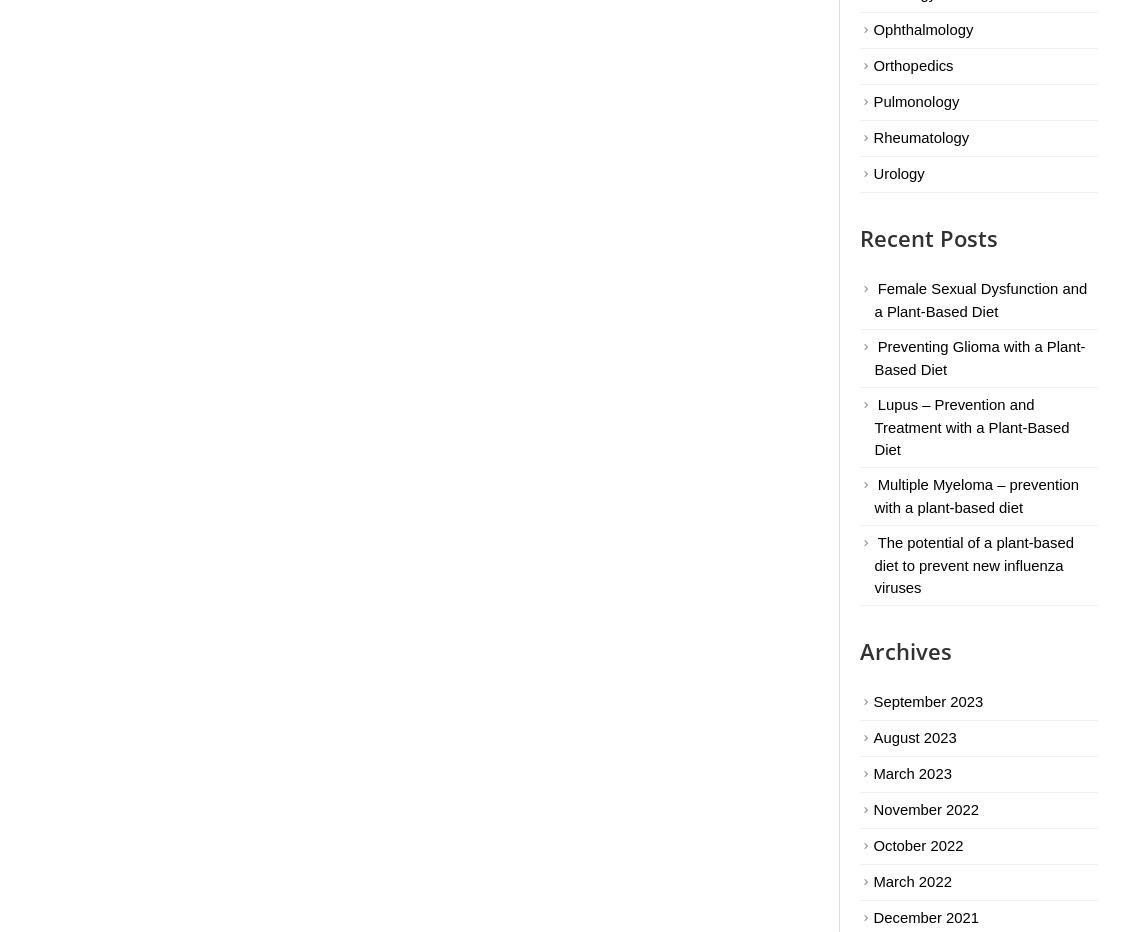 Image resolution: width=1128 pixels, height=932 pixels. Describe the element at coordinates (980, 299) in the screenshot. I see `'Female Sexual Dysfunction and a Plant-Based Diet'` at that location.